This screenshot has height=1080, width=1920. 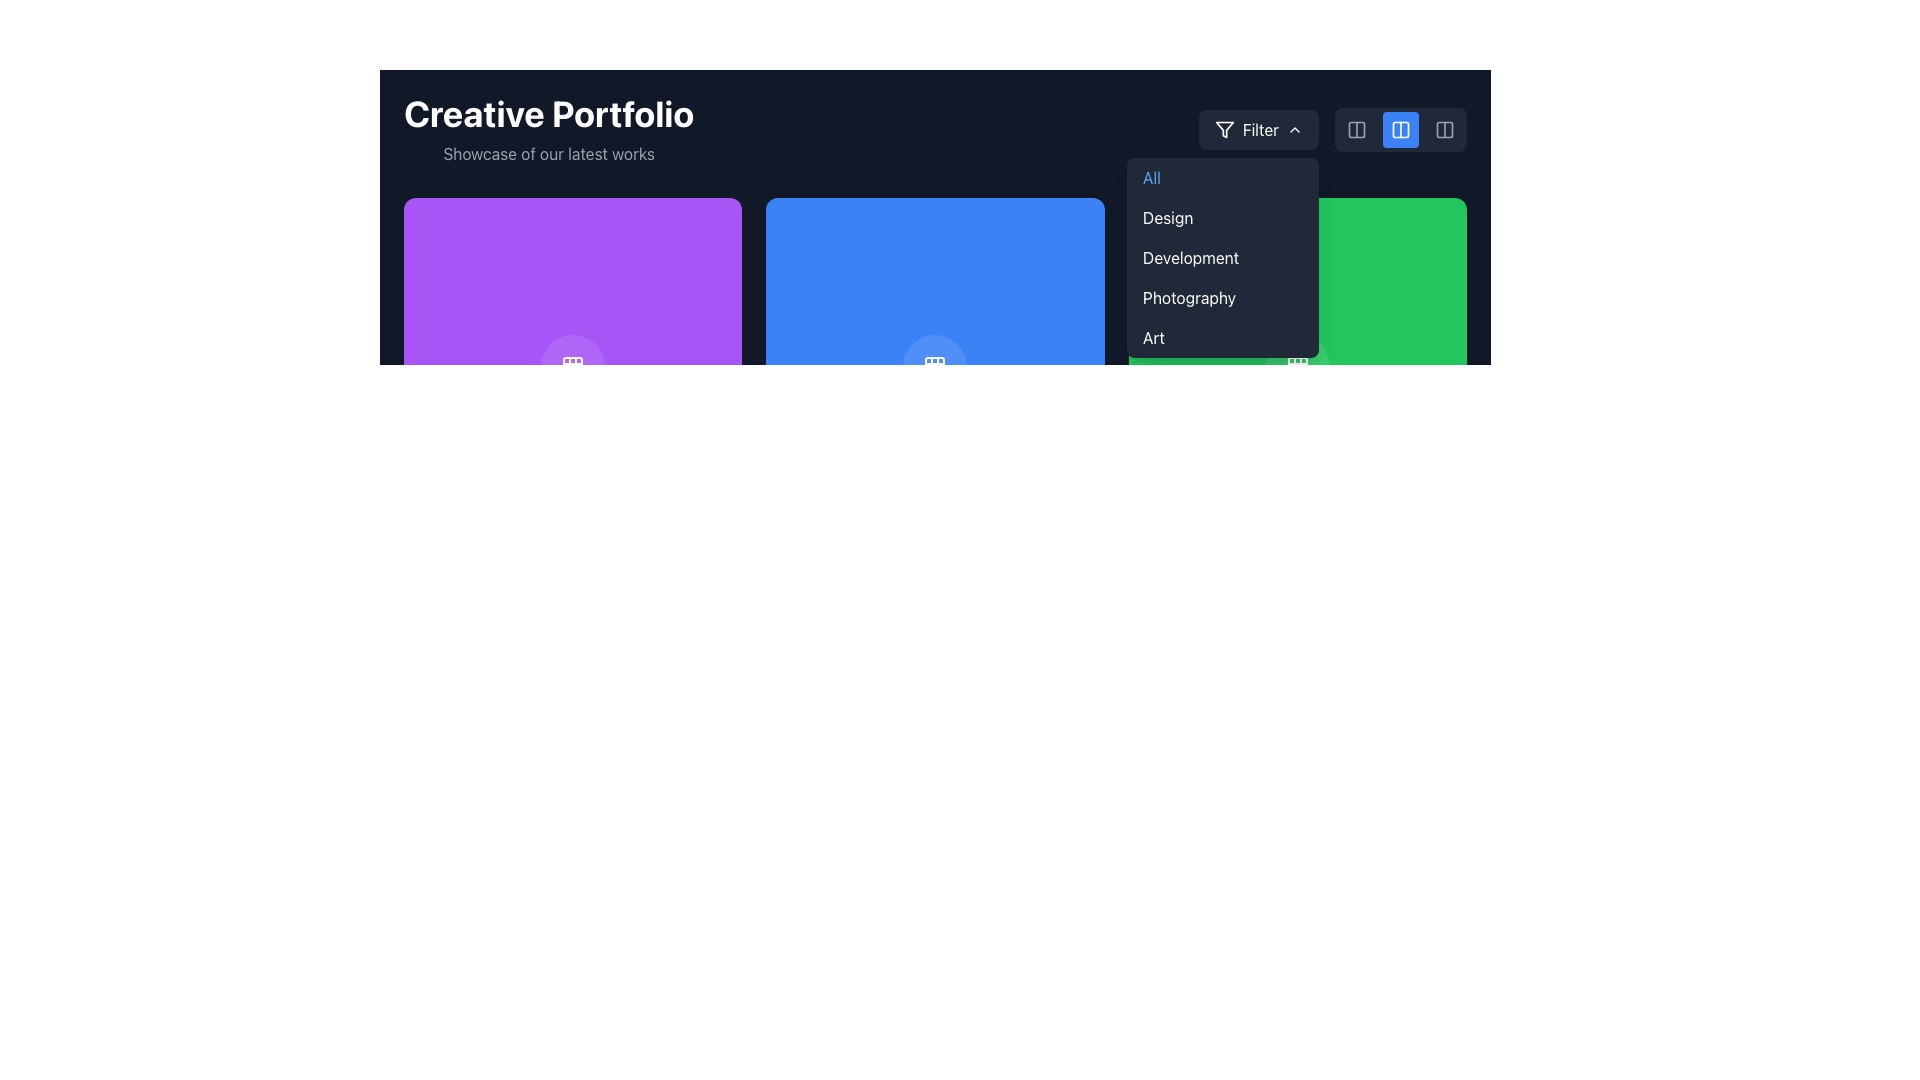 What do you see at coordinates (1257, 130) in the screenshot?
I see `the 'Filter' dropdown toggle button located at the top-right corner of the interface` at bounding box center [1257, 130].